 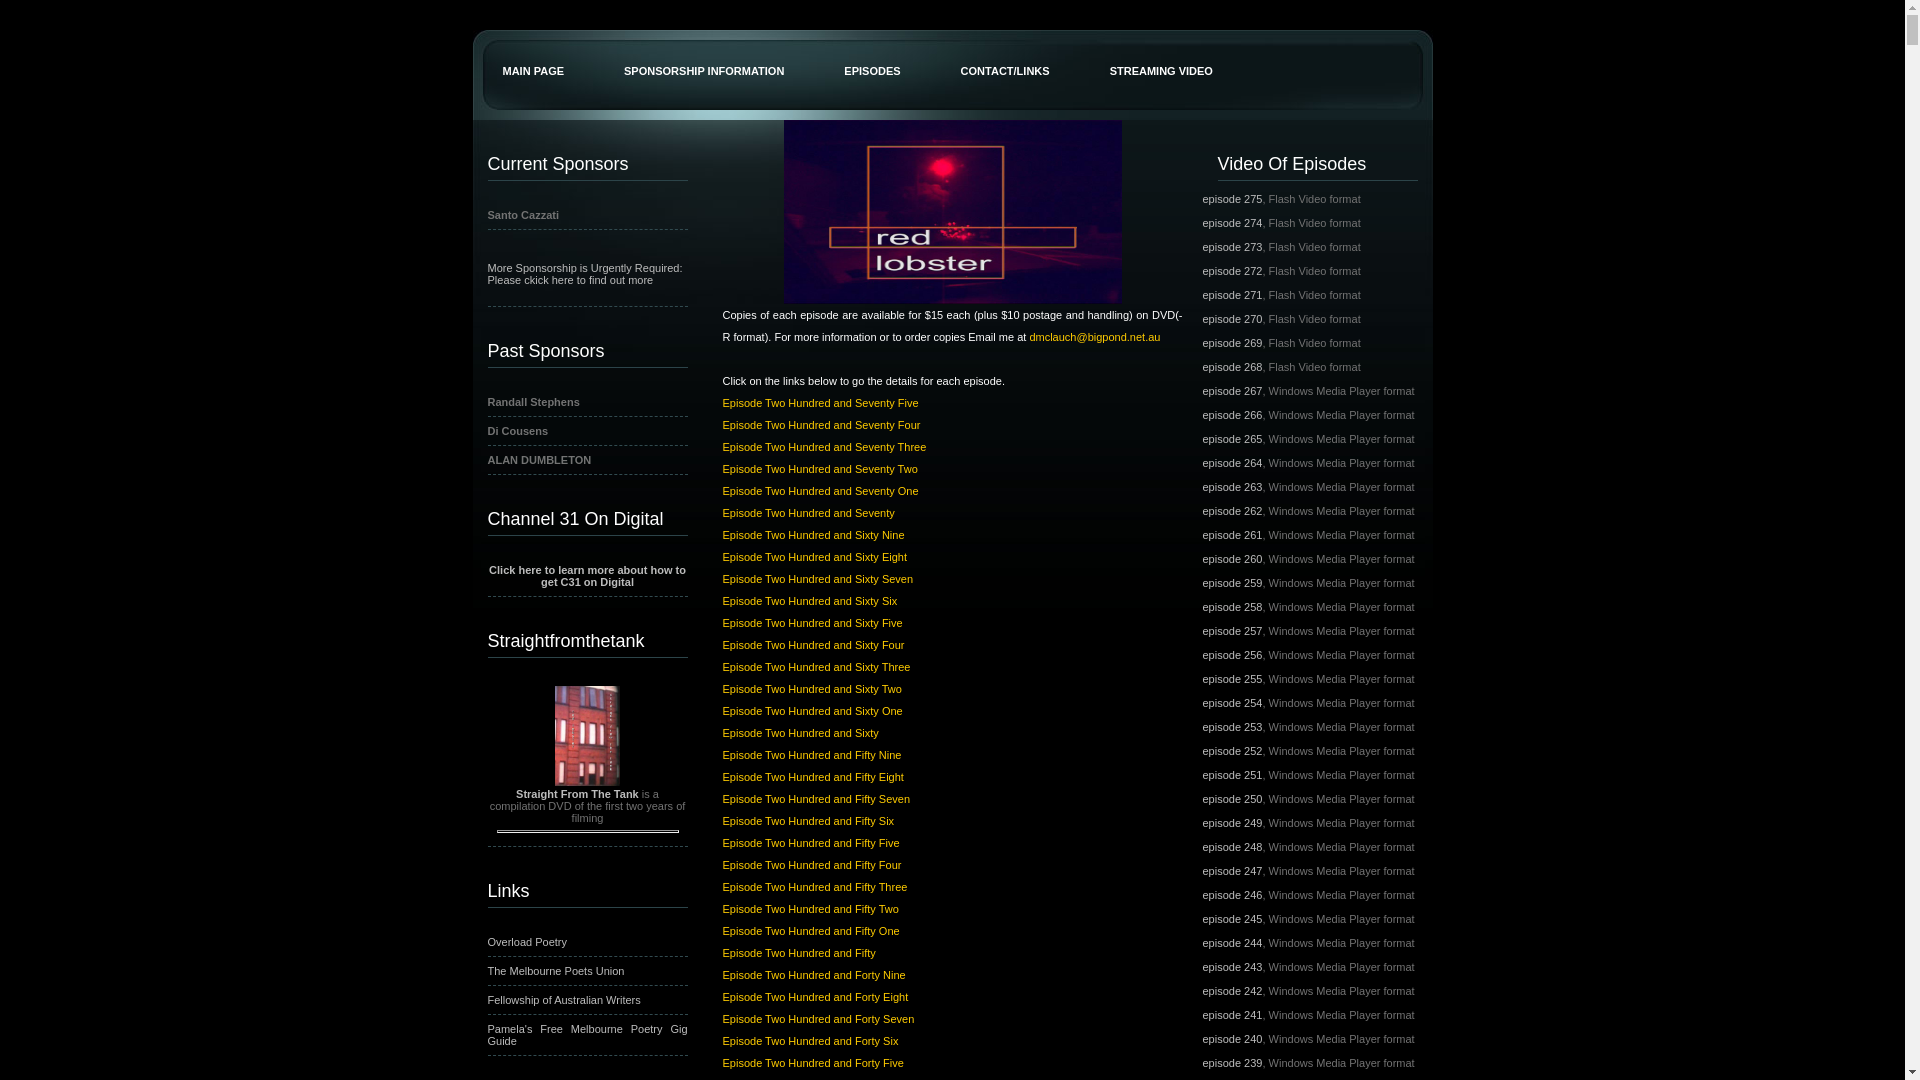 I want to click on 'Overload Poetry', so click(x=488, y=941).